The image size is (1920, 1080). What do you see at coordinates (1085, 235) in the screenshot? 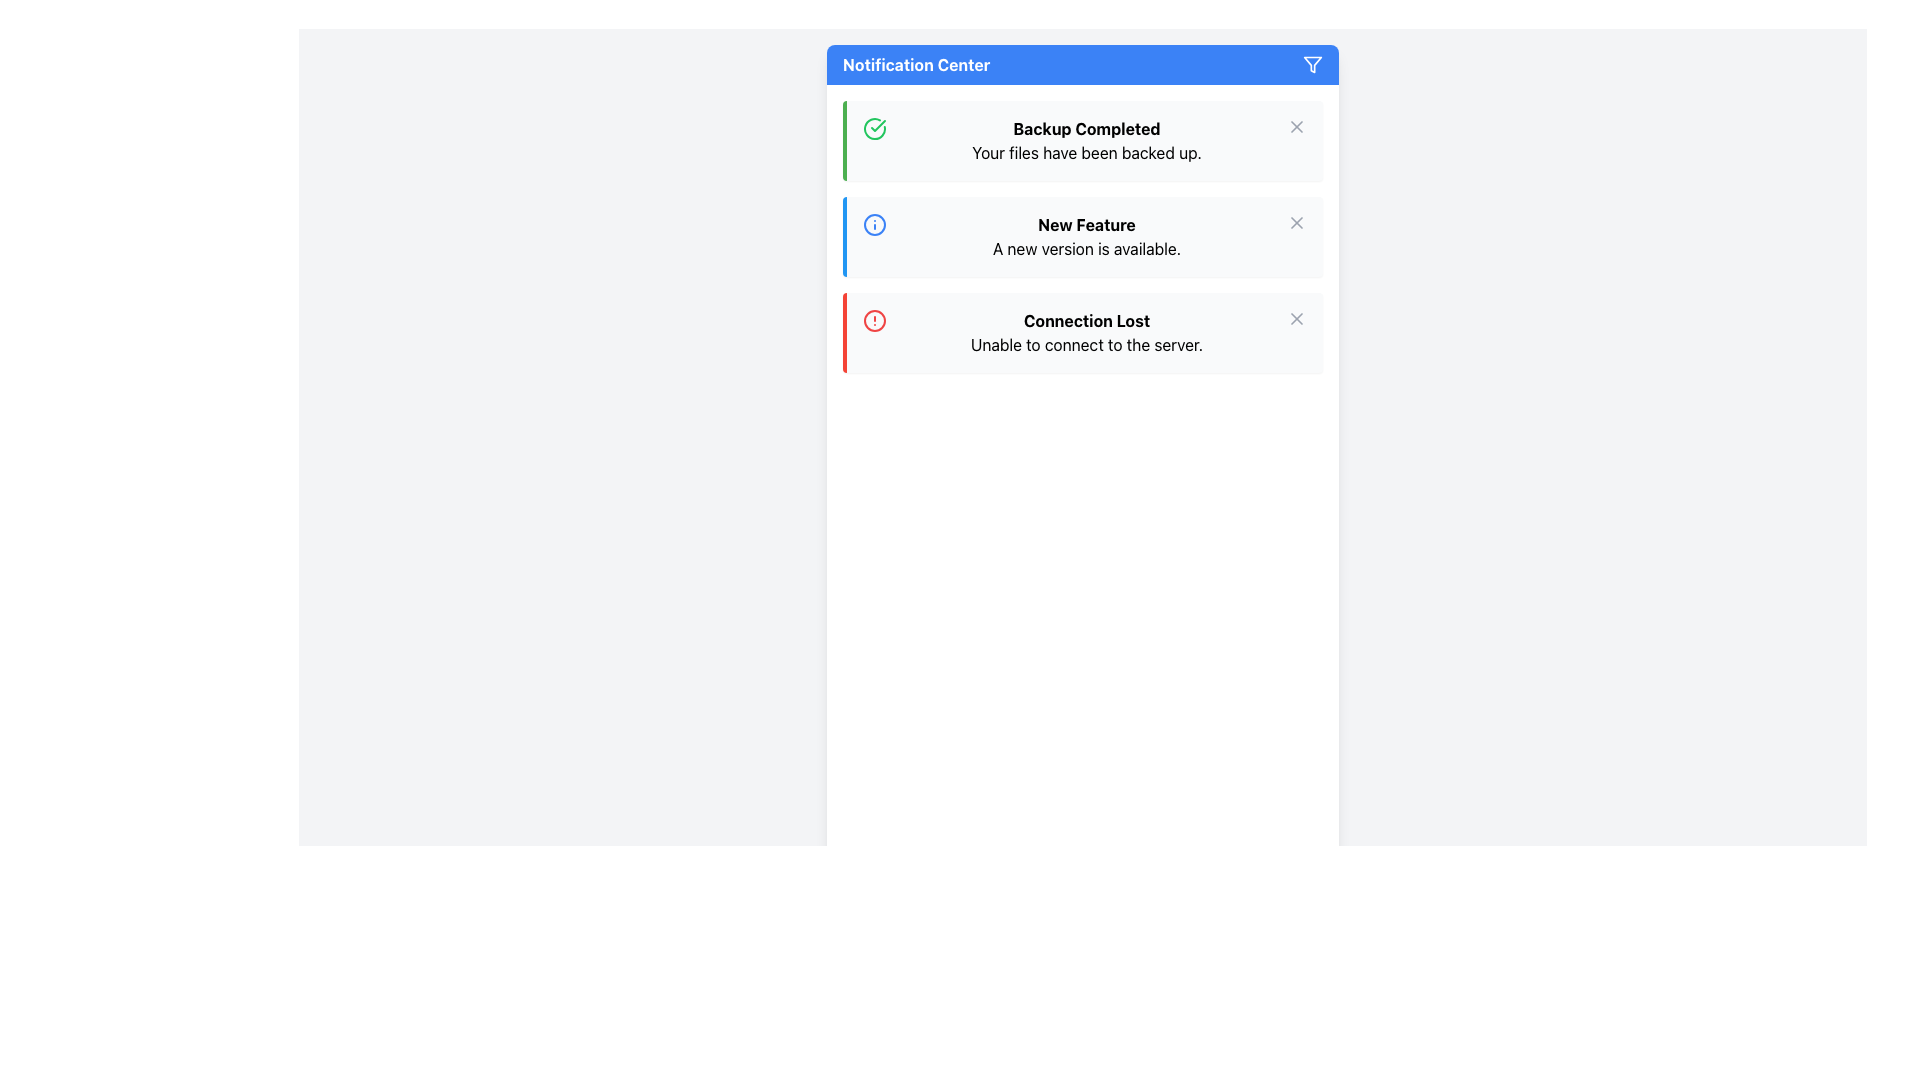
I see `the Text Display element in the second notification card of the 'Notification Center' panel, which communicates the presence of a new version or feature` at bounding box center [1085, 235].